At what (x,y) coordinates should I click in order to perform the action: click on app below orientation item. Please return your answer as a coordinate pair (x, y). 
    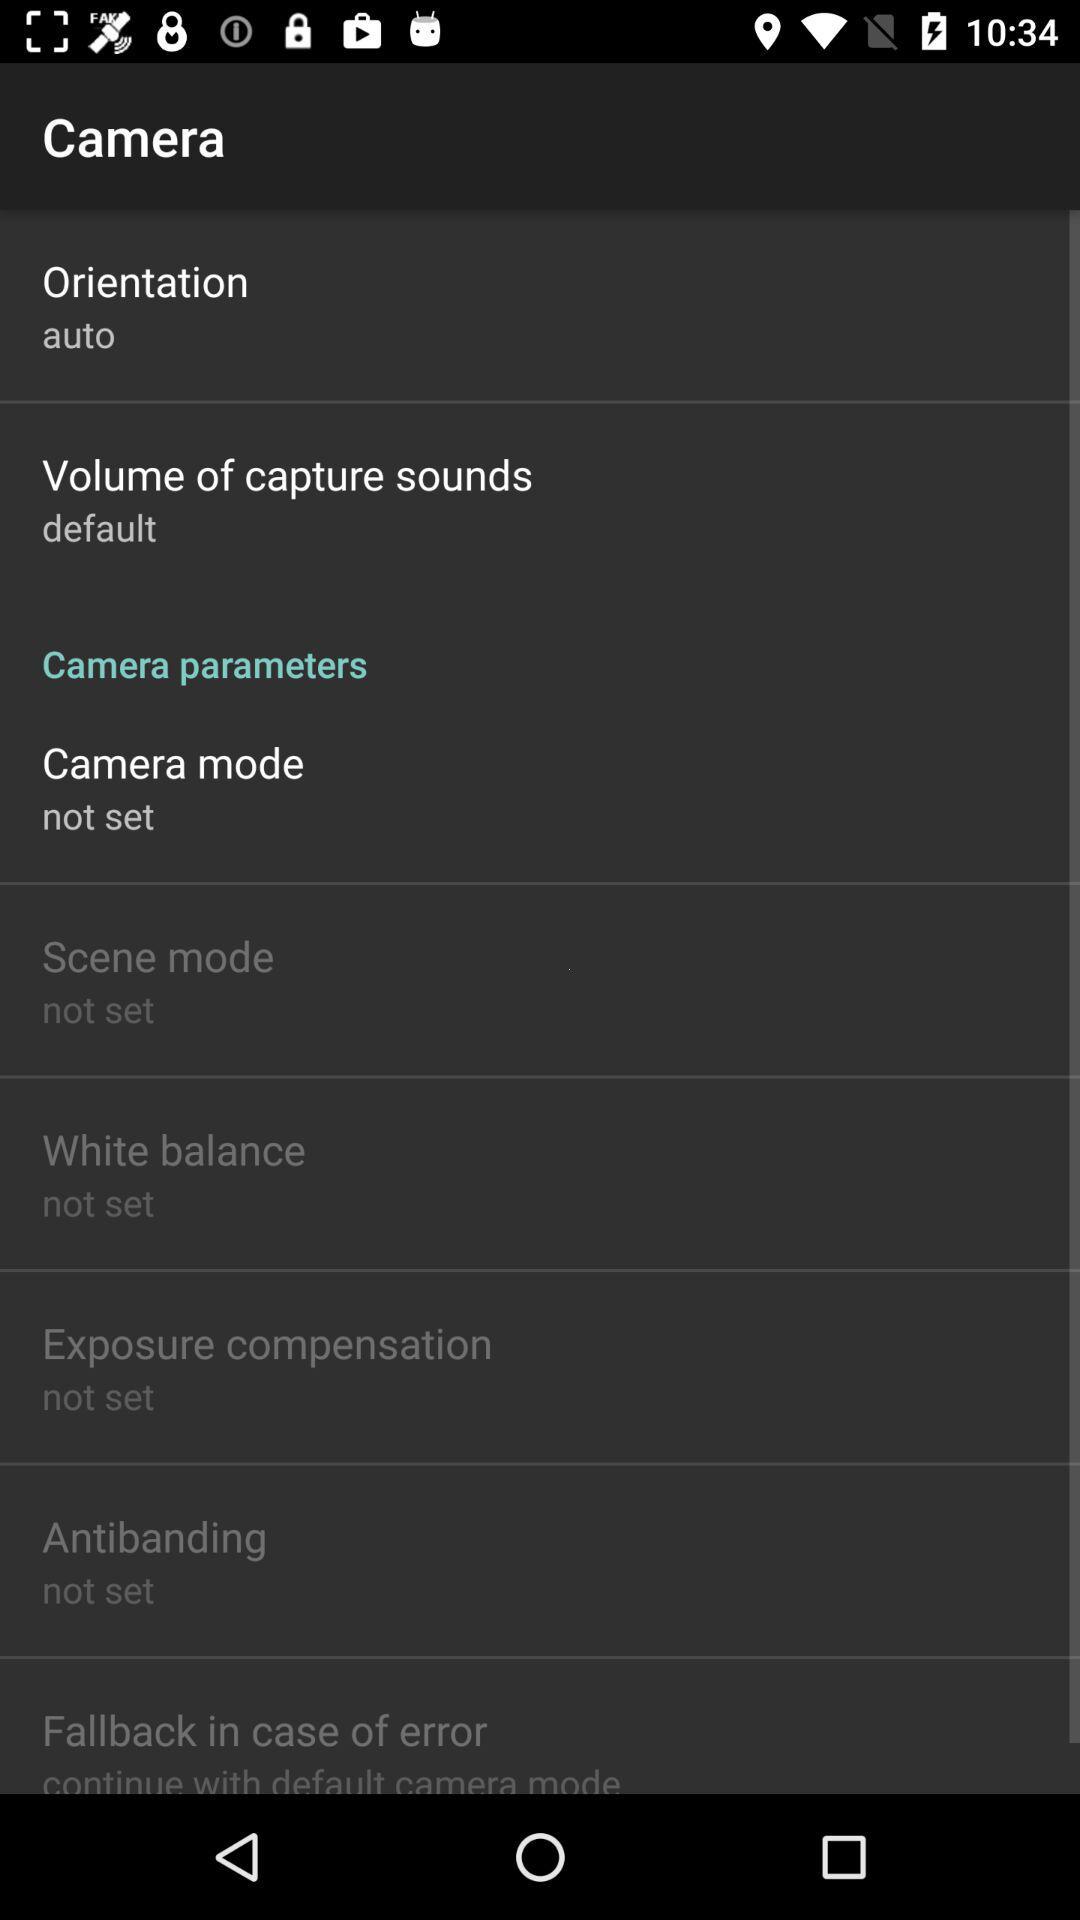
    Looking at the image, I should click on (77, 333).